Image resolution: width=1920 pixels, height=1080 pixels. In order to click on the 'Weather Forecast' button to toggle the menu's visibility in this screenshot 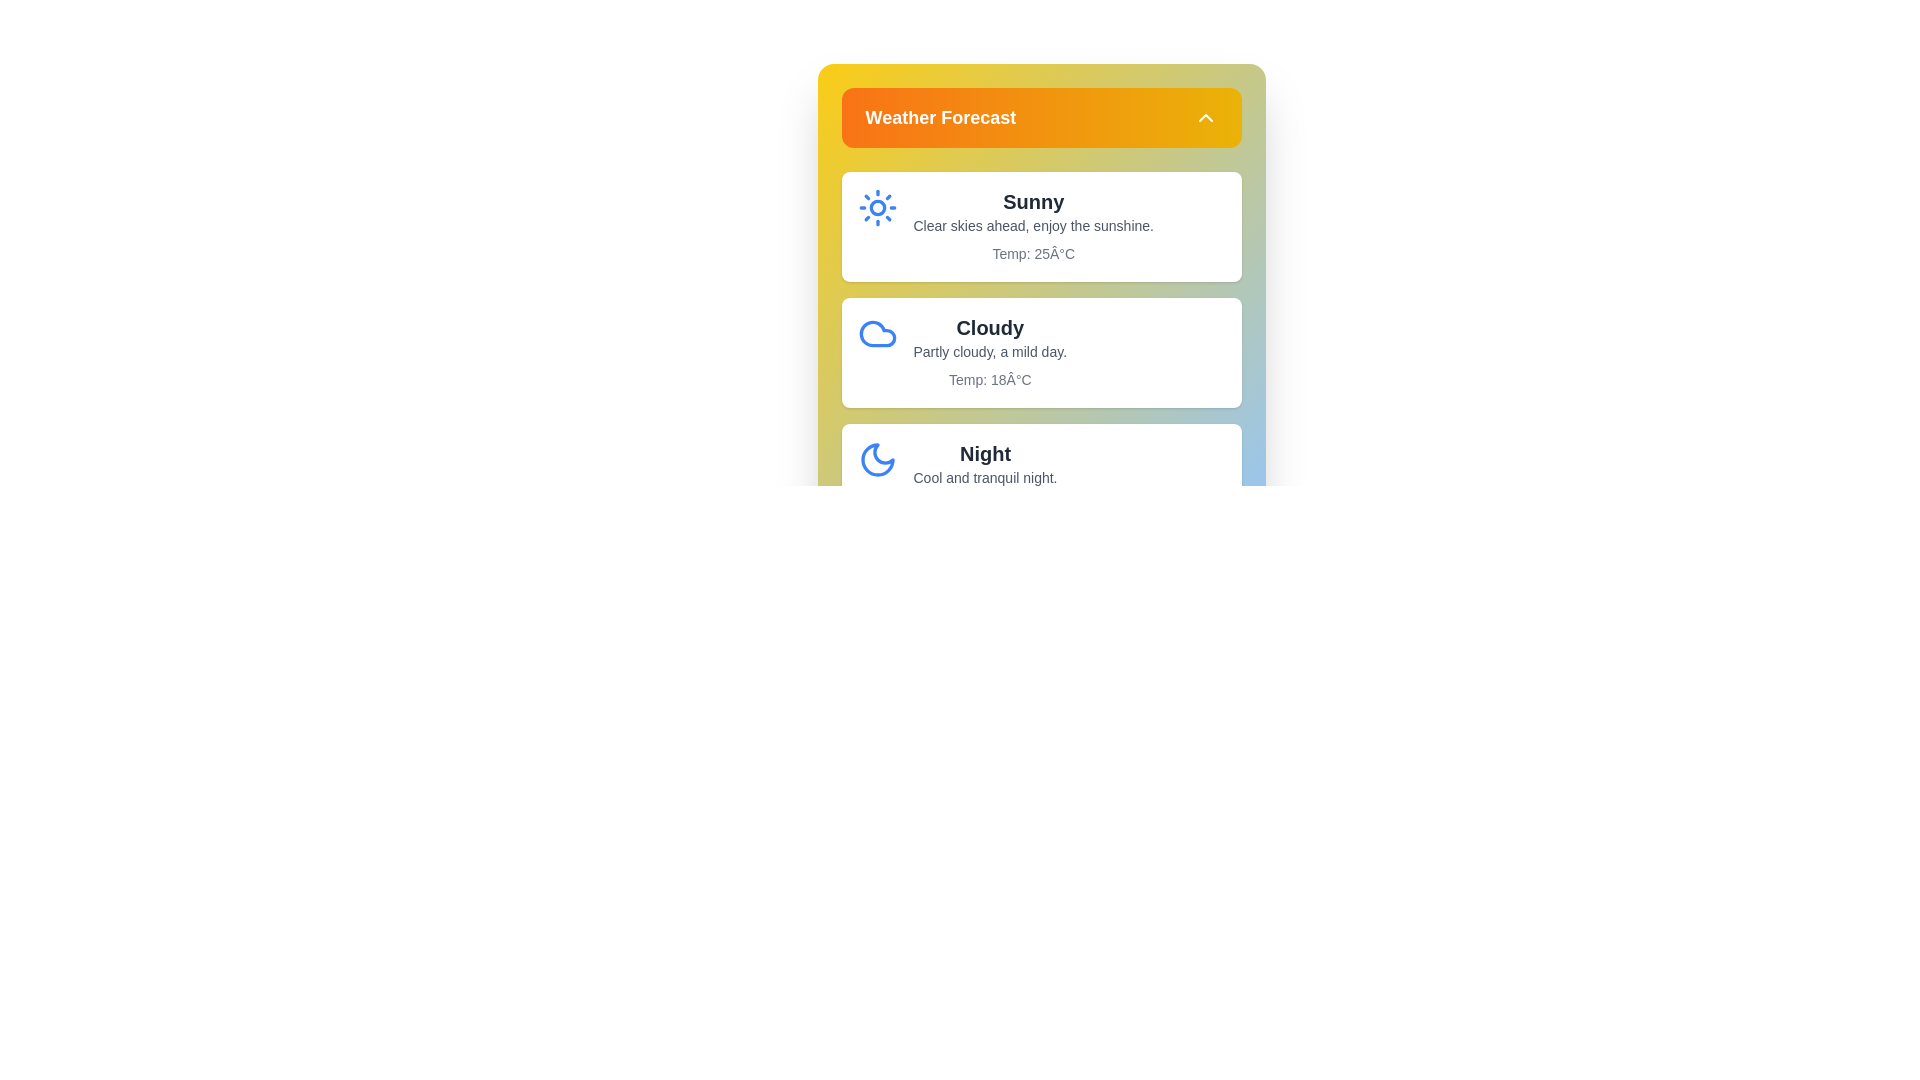, I will do `click(1040, 118)`.